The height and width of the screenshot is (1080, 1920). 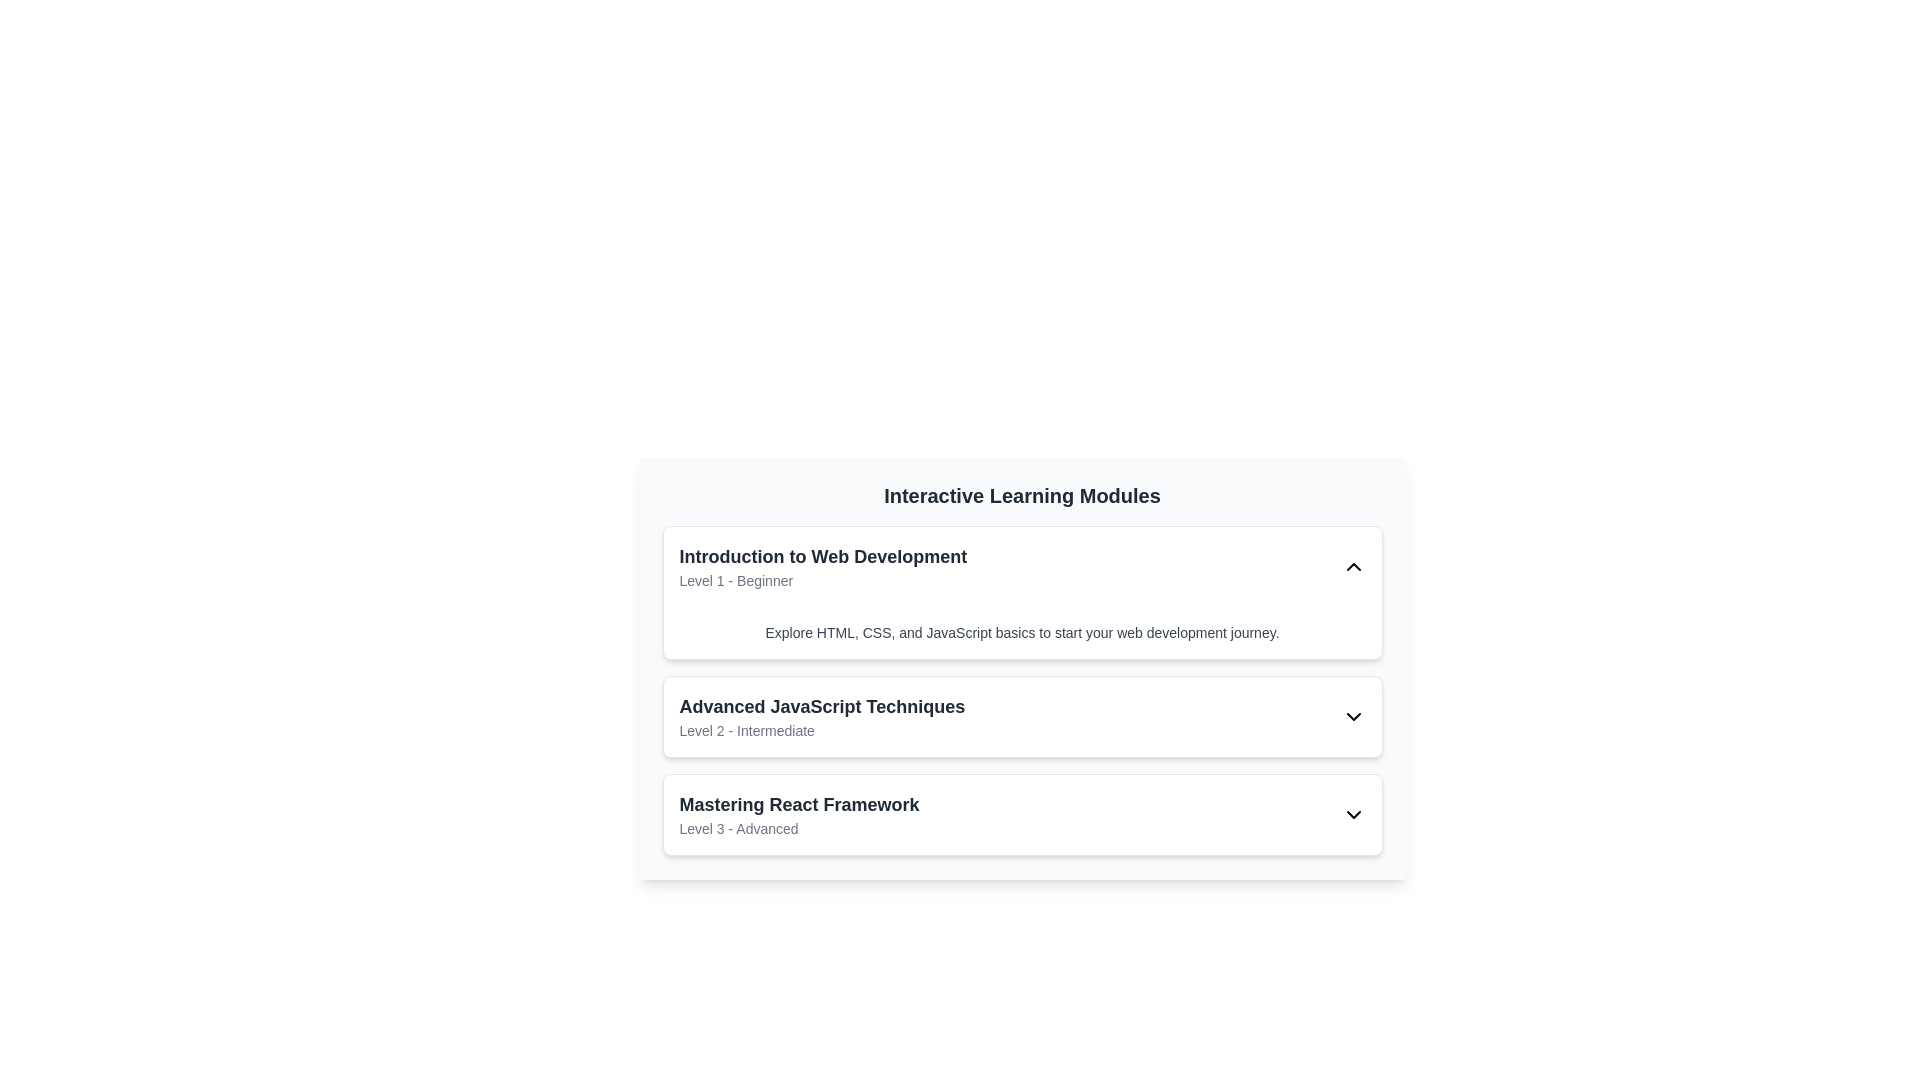 What do you see at coordinates (1353, 814) in the screenshot?
I see `the dropdown toggle icon at the far-right of the row for 'Mastering React Framework Level 3 - Advanced'` at bounding box center [1353, 814].